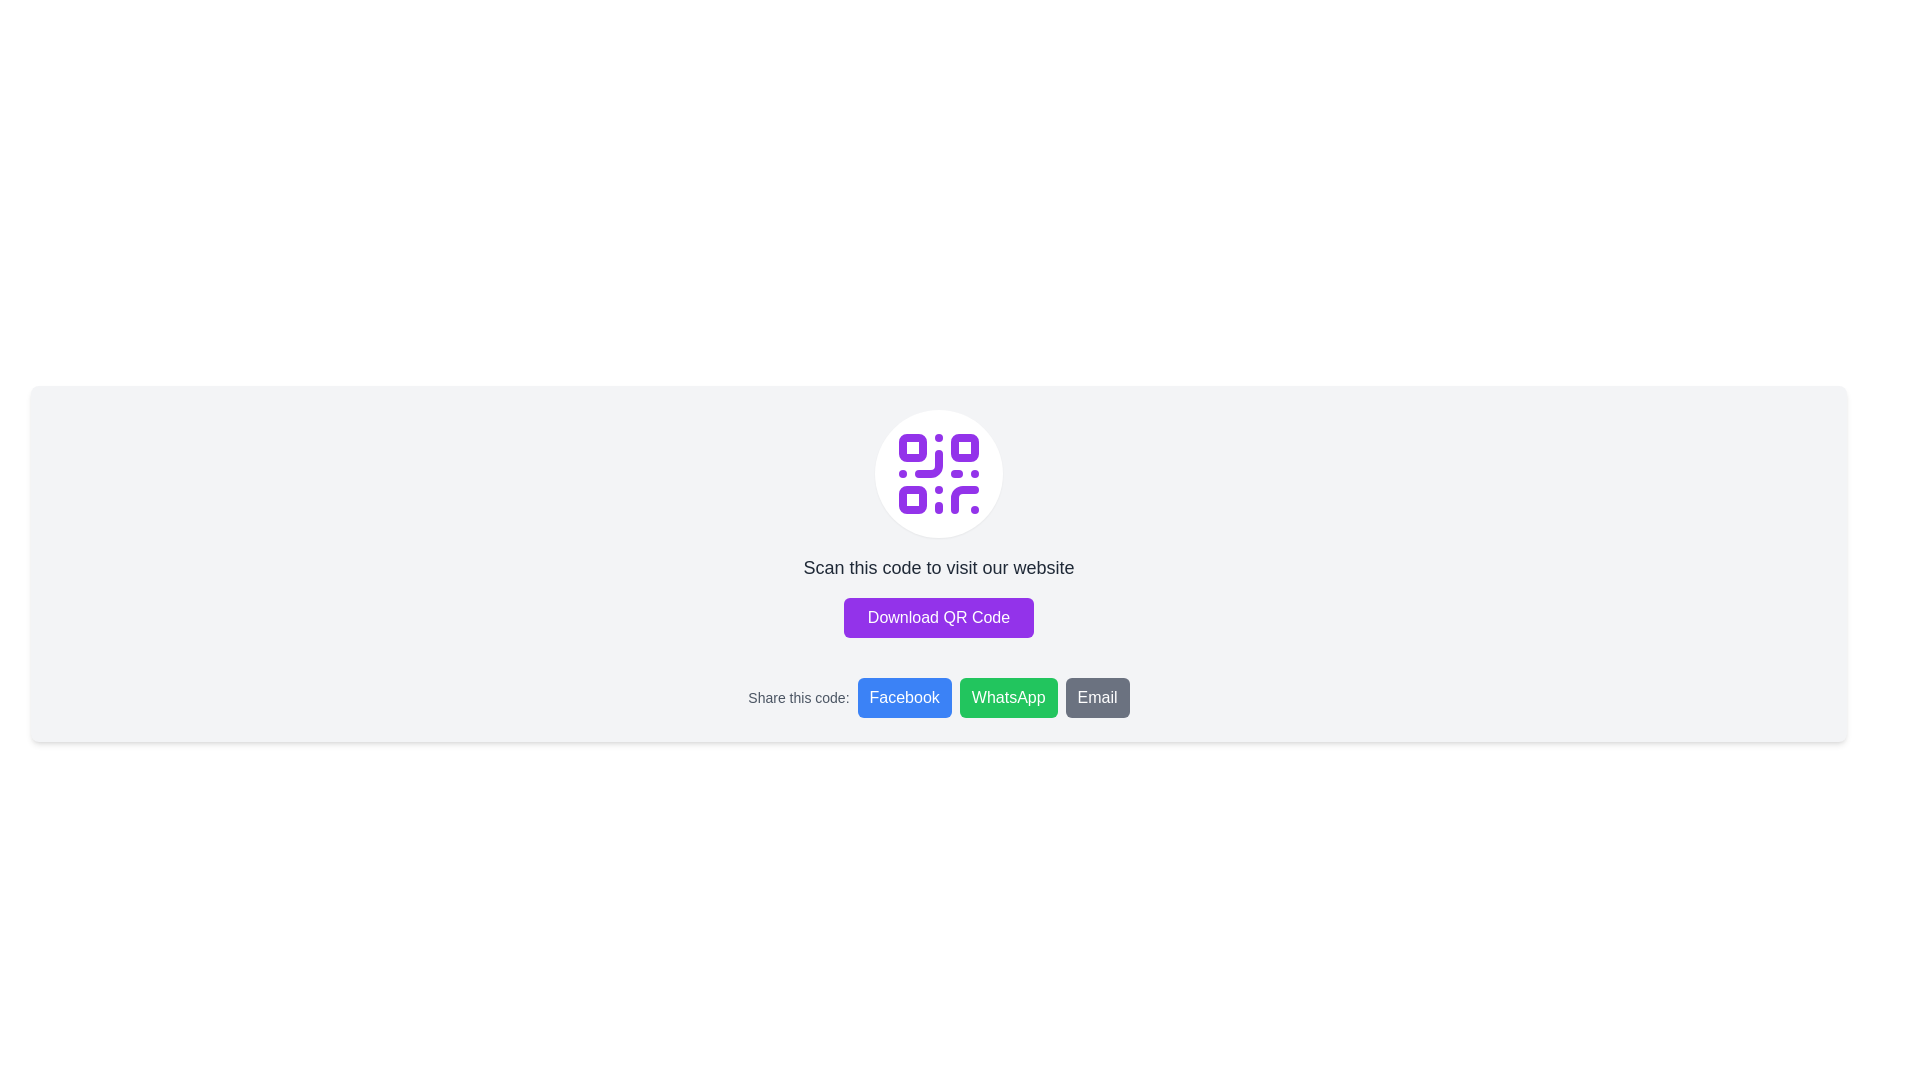  I want to click on the bright blue 'Facebook' button with white text to share via Facebook, so click(903, 697).